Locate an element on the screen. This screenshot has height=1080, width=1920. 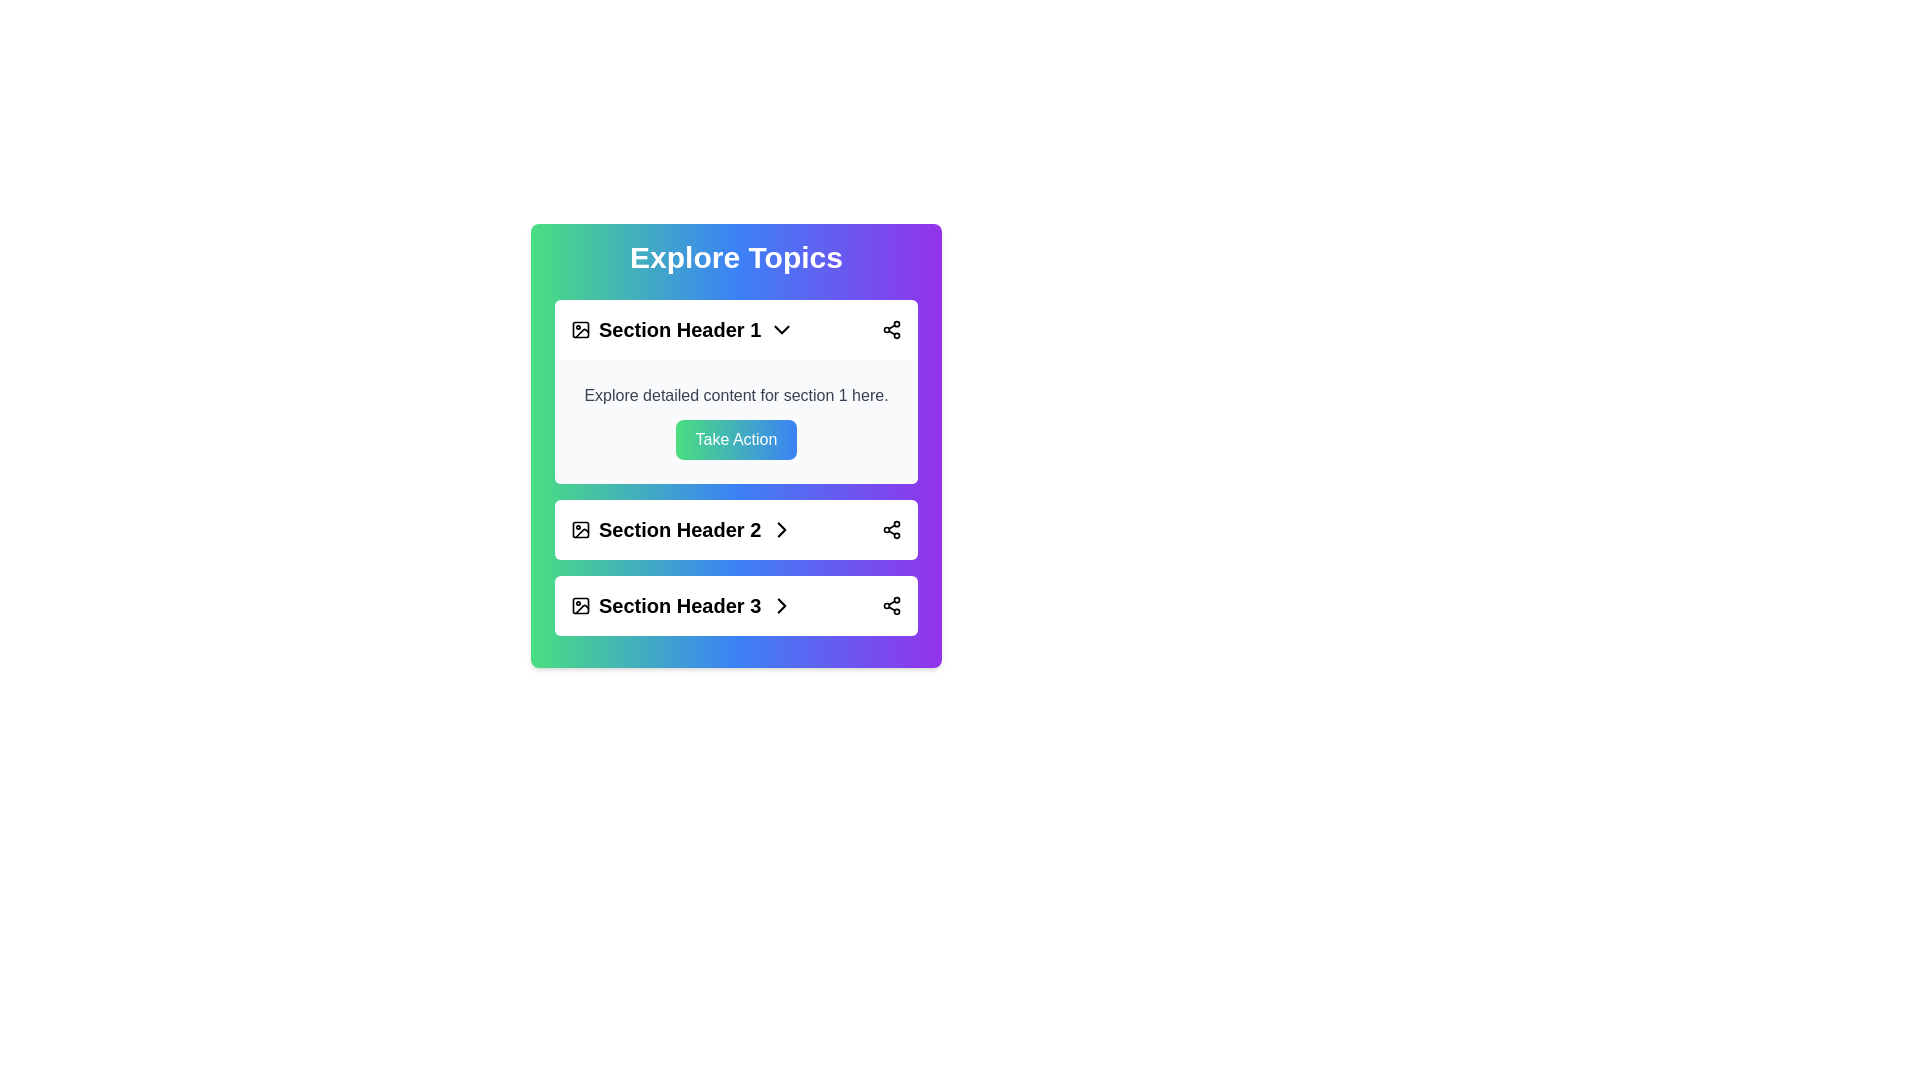
the 'Section Header 2' list item header with icon is located at coordinates (683, 528).